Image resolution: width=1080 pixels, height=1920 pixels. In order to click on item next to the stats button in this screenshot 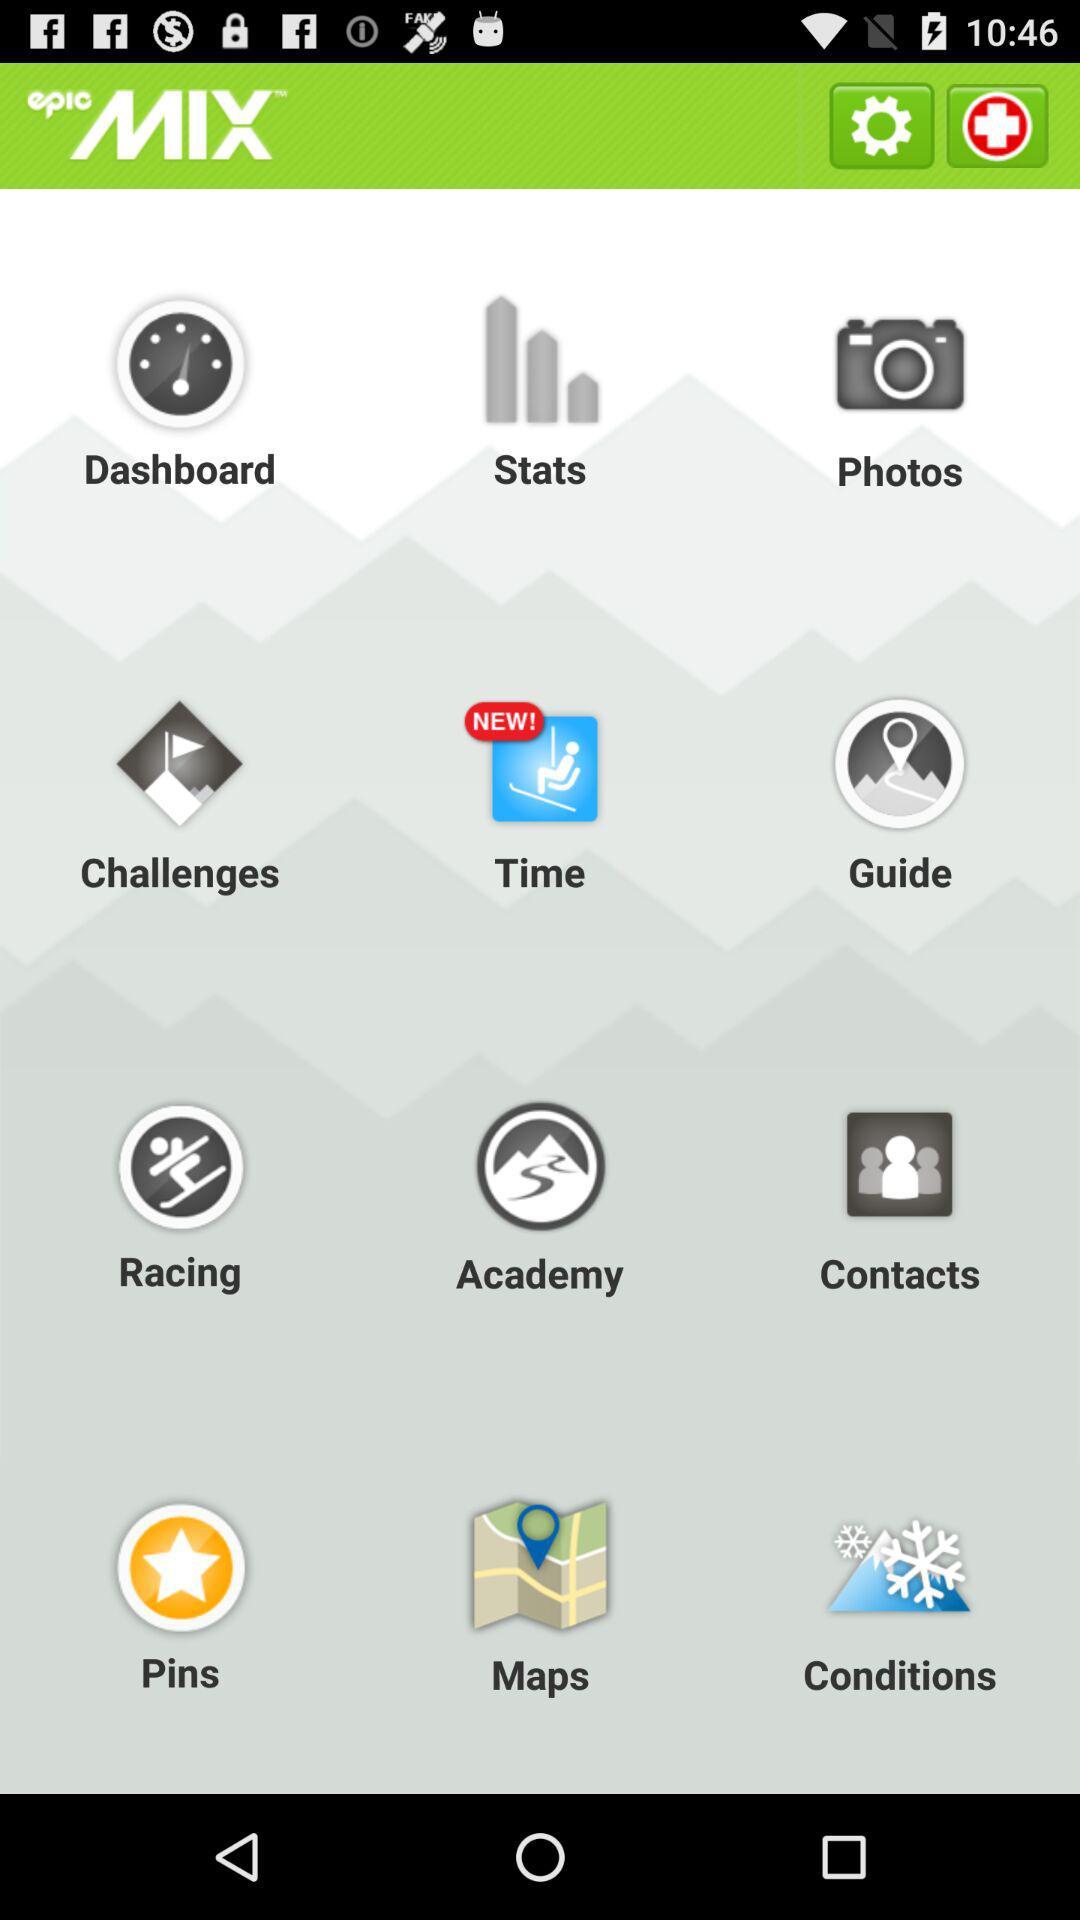, I will do `click(898, 389)`.